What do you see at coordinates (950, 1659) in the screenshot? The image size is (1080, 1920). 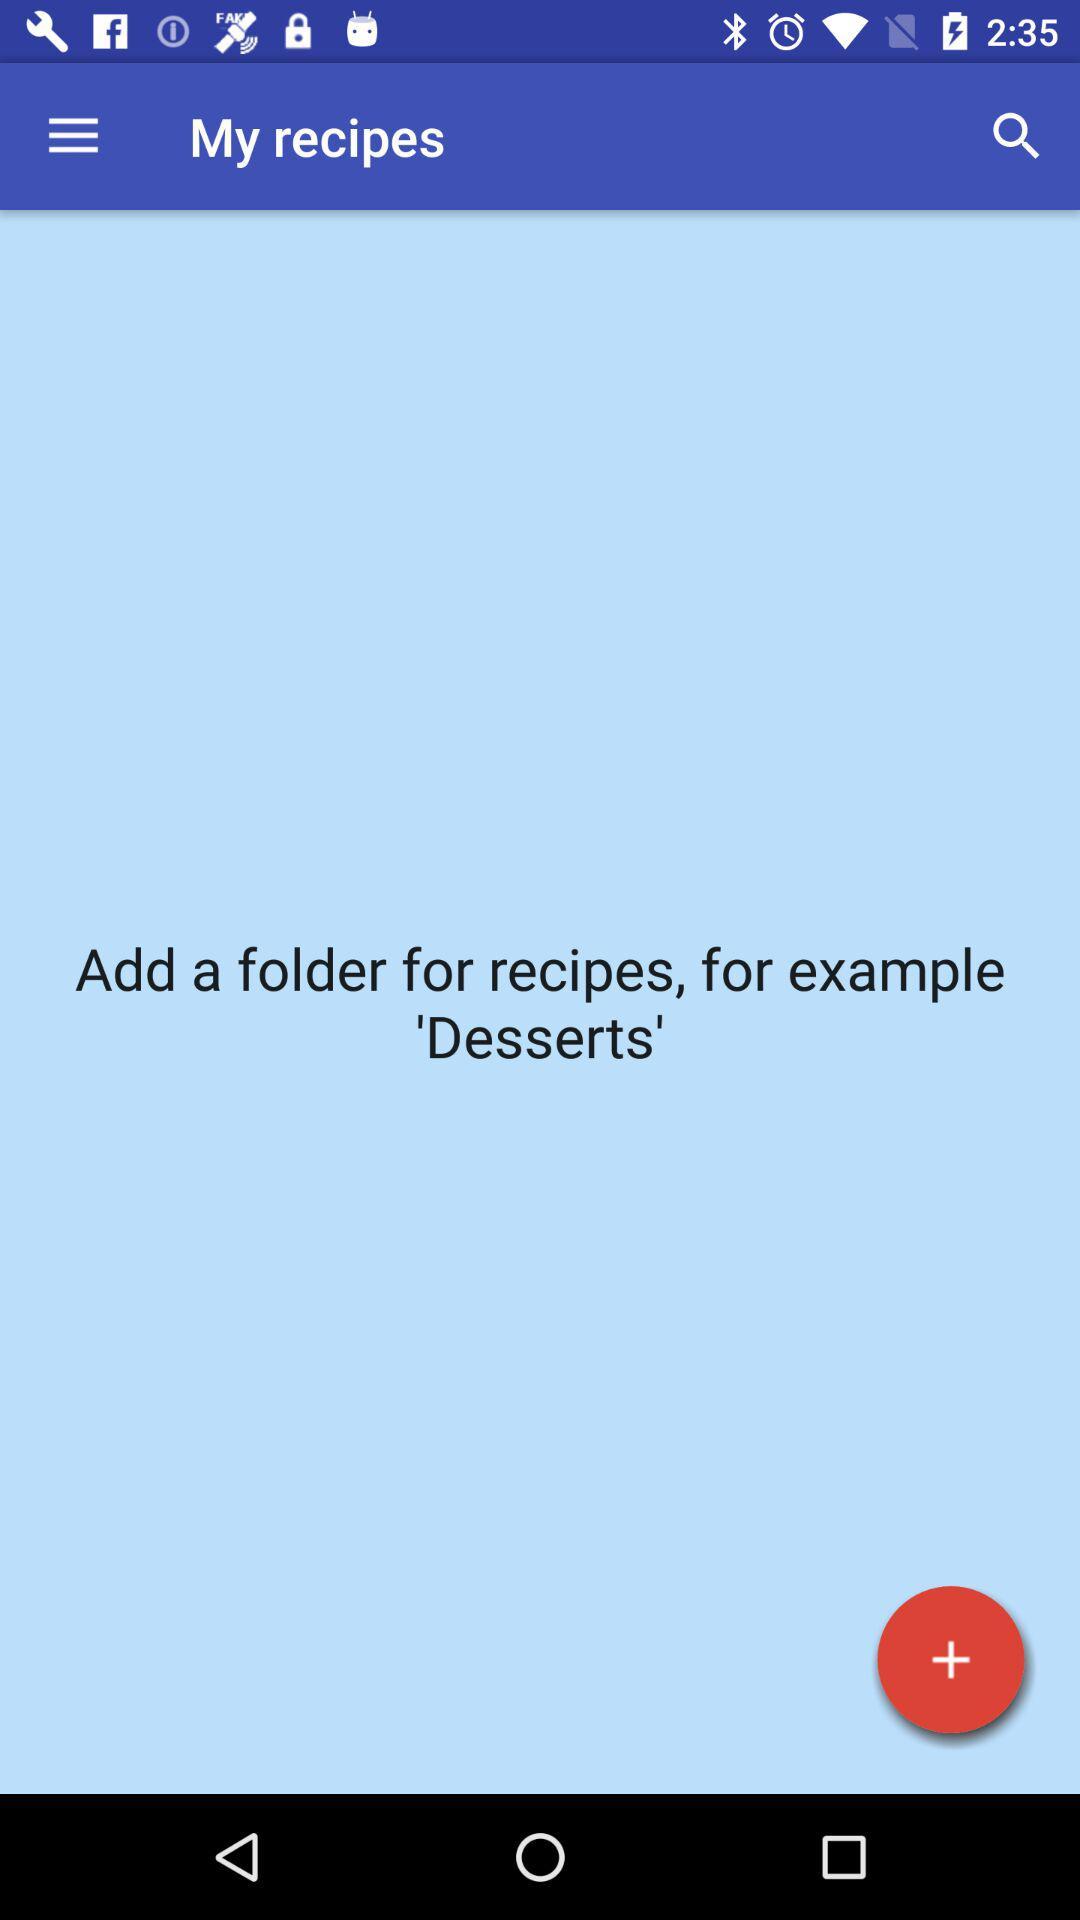 I see `the add icon` at bounding box center [950, 1659].